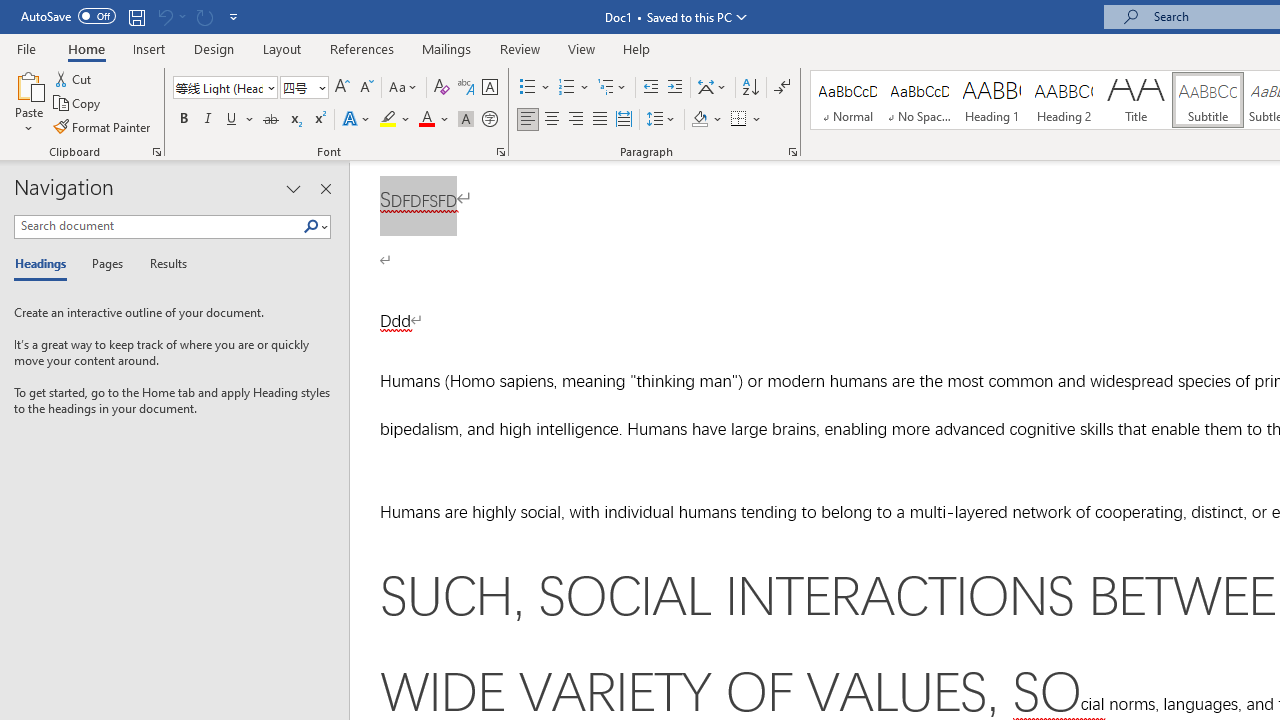 The image size is (1280, 720). I want to click on 'Can', so click(170, 16).